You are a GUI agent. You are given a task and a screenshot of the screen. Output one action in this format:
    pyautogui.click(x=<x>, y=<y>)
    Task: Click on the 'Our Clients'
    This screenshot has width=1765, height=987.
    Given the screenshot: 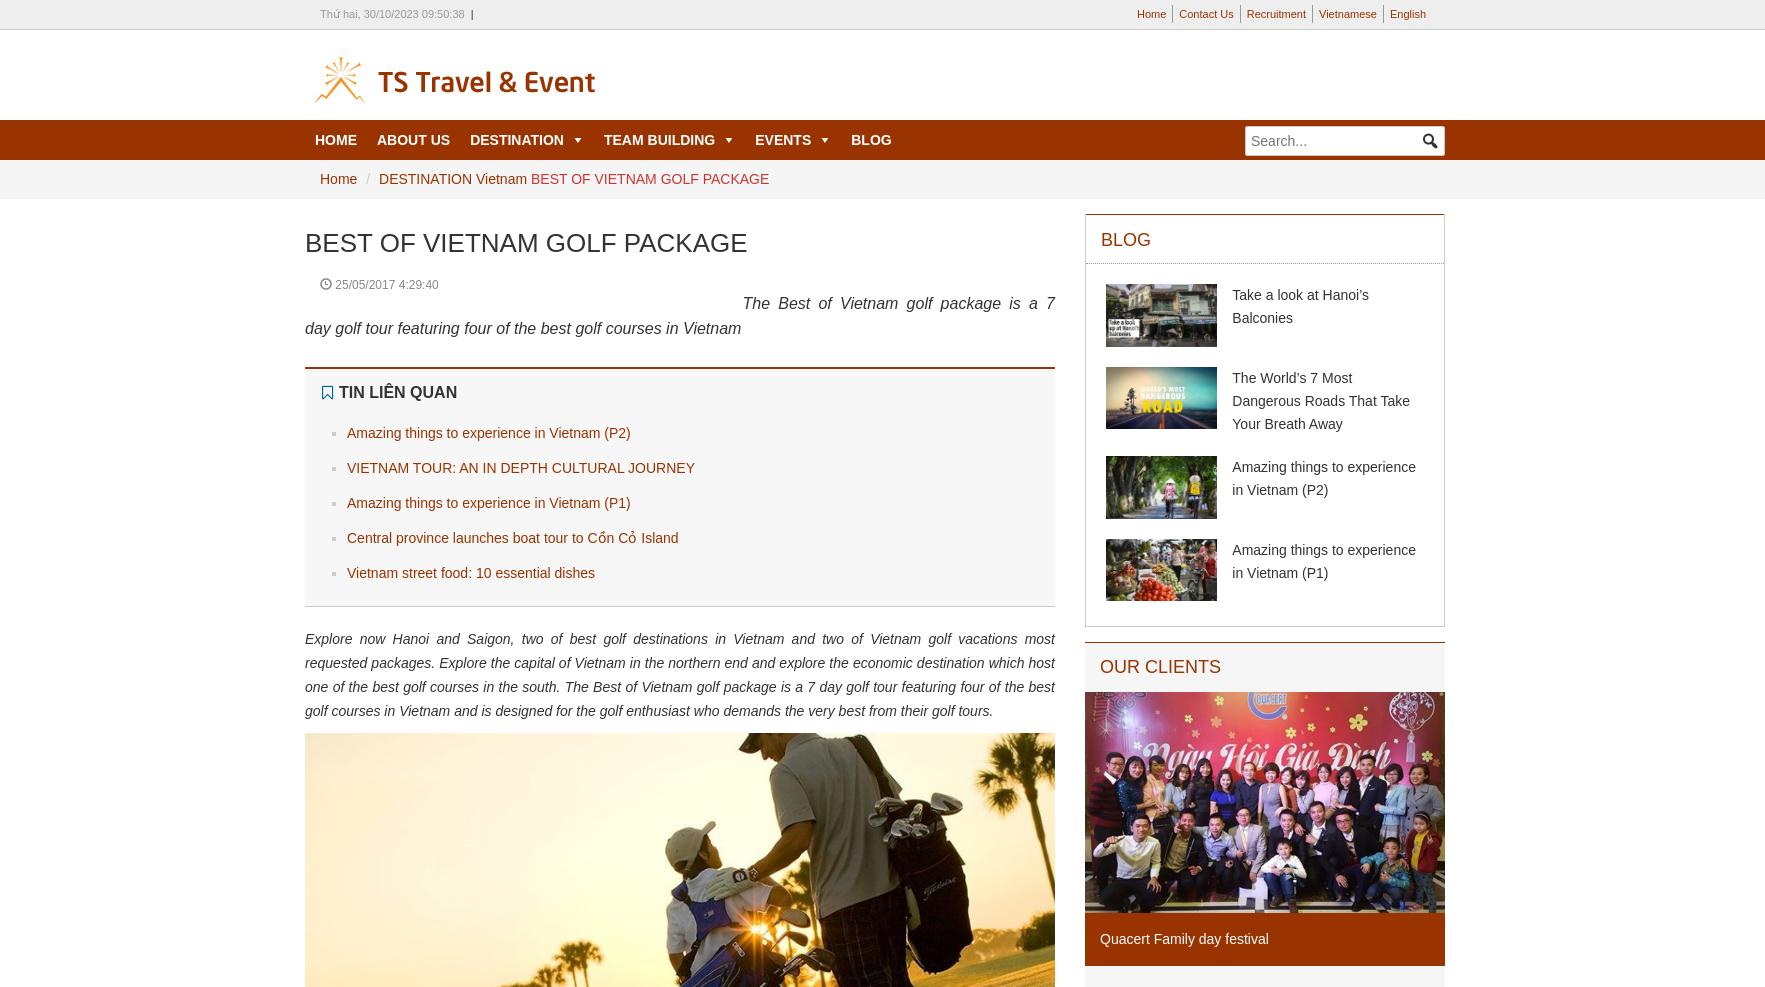 What is the action you would take?
    pyautogui.click(x=1160, y=667)
    